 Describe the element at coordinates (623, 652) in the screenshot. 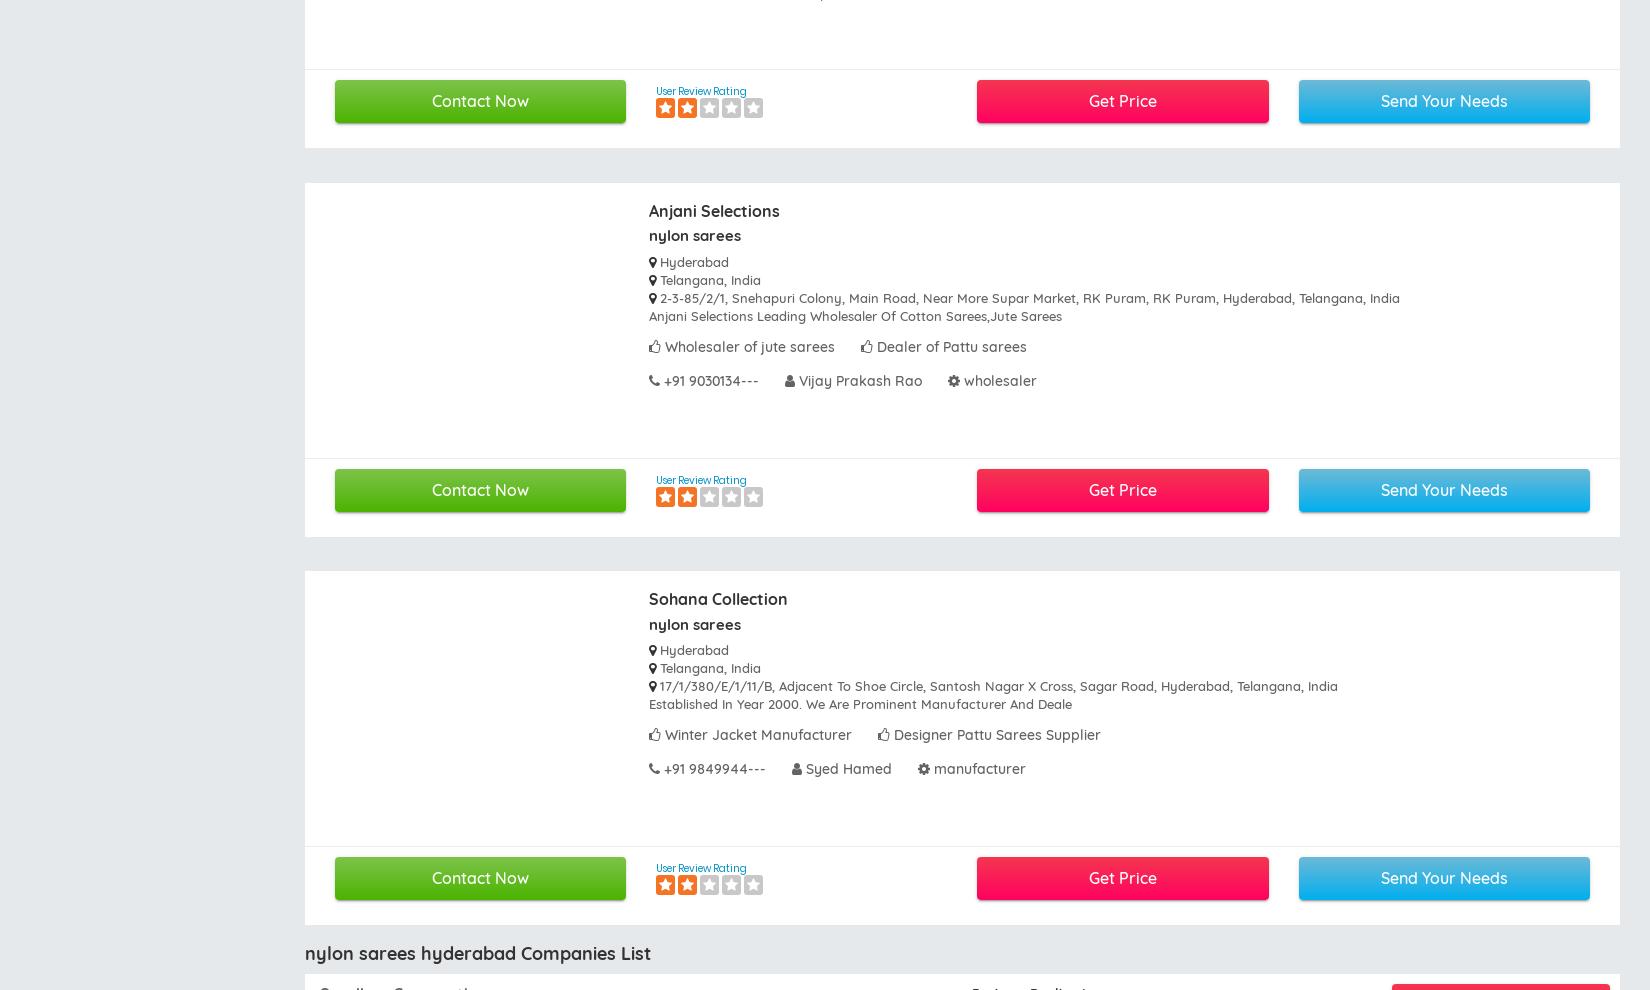

I see `'Privacy Policy'` at that location.